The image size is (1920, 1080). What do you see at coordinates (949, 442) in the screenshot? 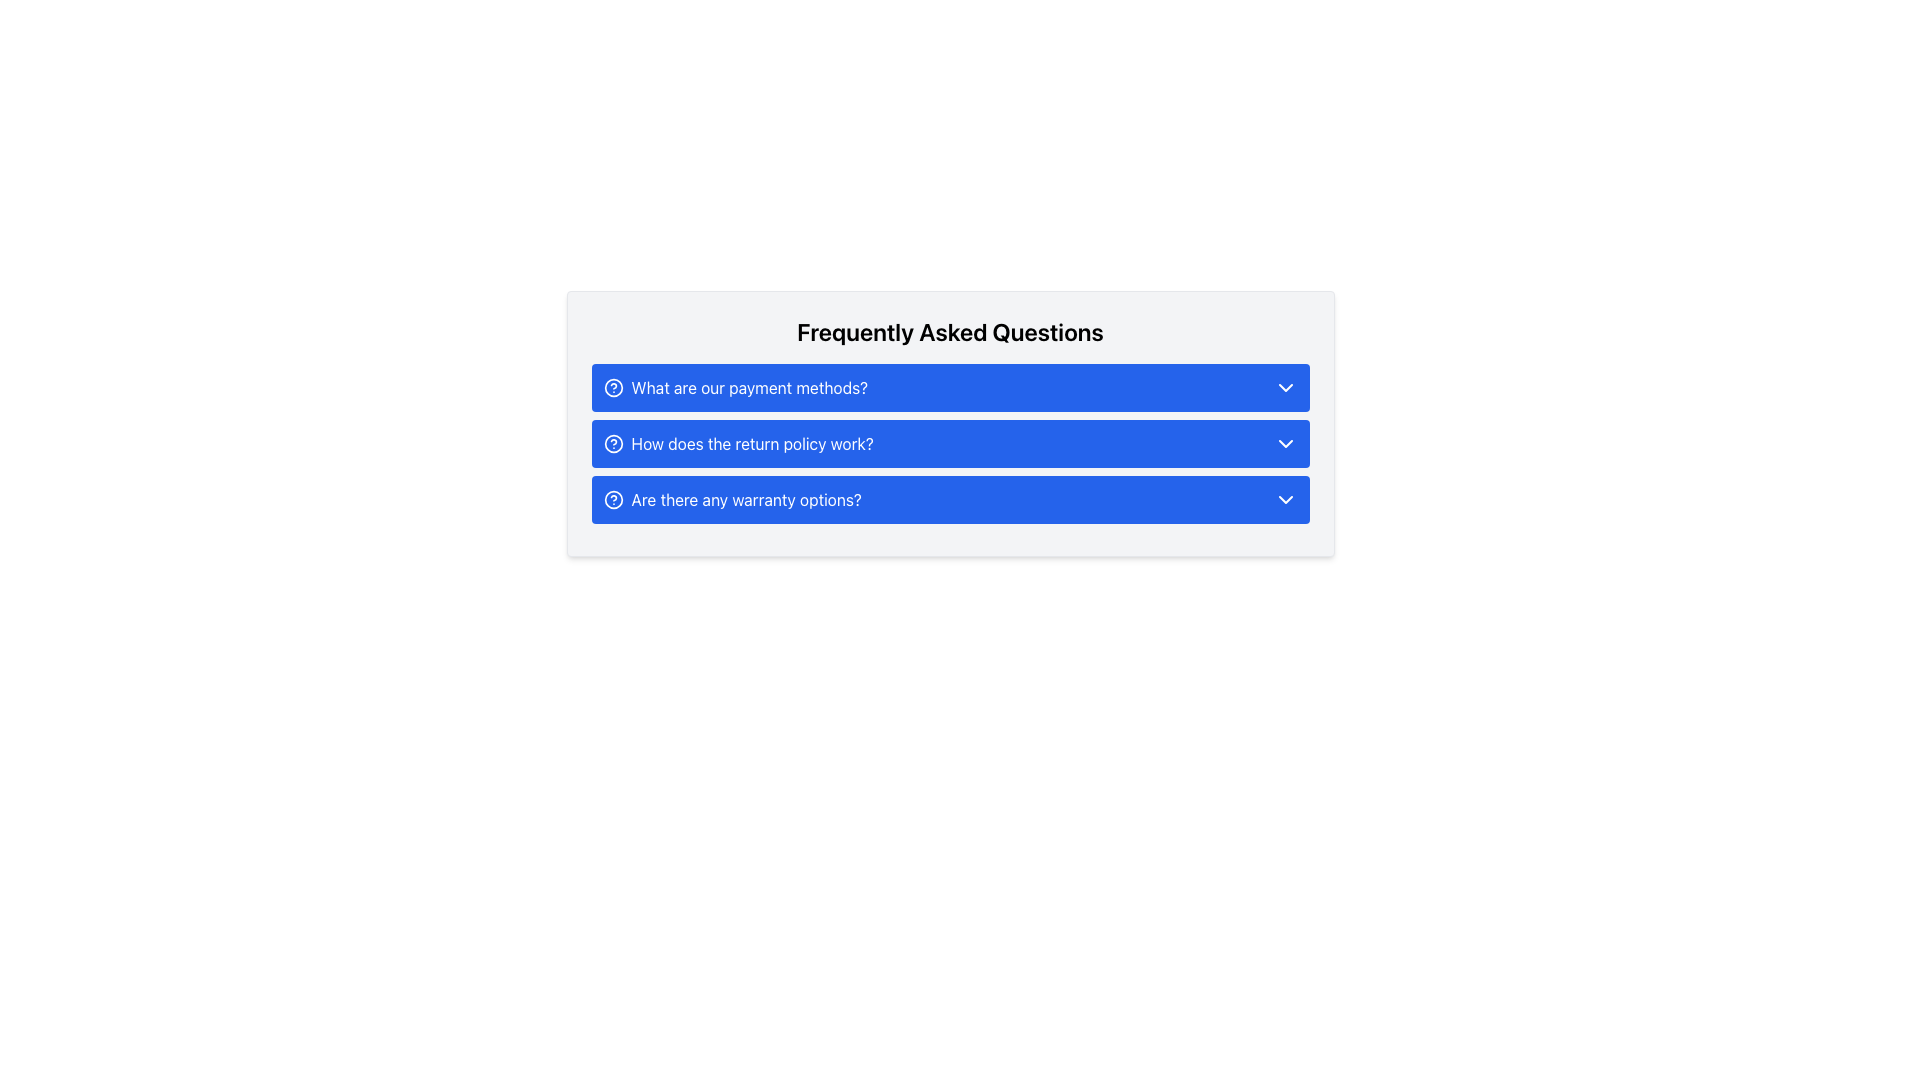
I see `the second collapsible item in the FAQ section to focus on it and prepare for interaction` at bounding box center [949, 442].